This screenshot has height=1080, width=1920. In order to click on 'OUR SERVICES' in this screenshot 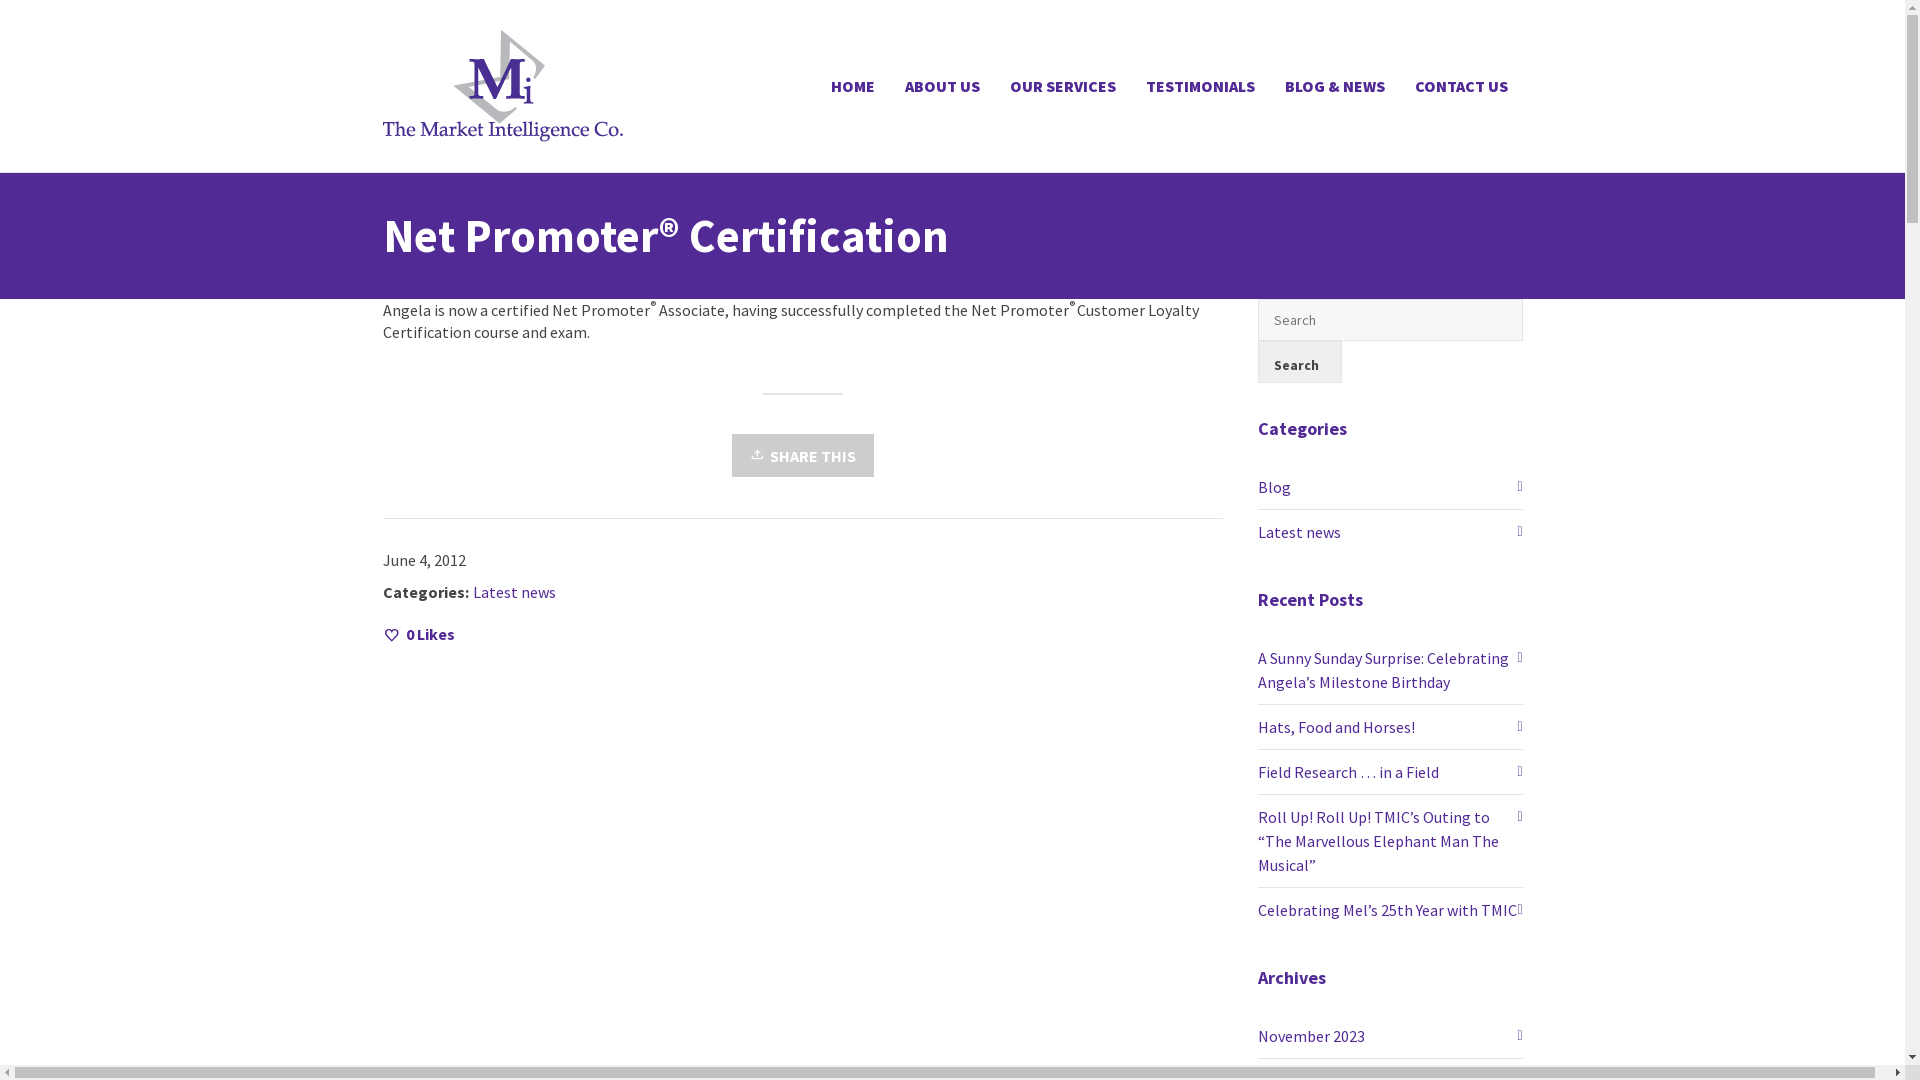, I will do `click(1060, 84)`.